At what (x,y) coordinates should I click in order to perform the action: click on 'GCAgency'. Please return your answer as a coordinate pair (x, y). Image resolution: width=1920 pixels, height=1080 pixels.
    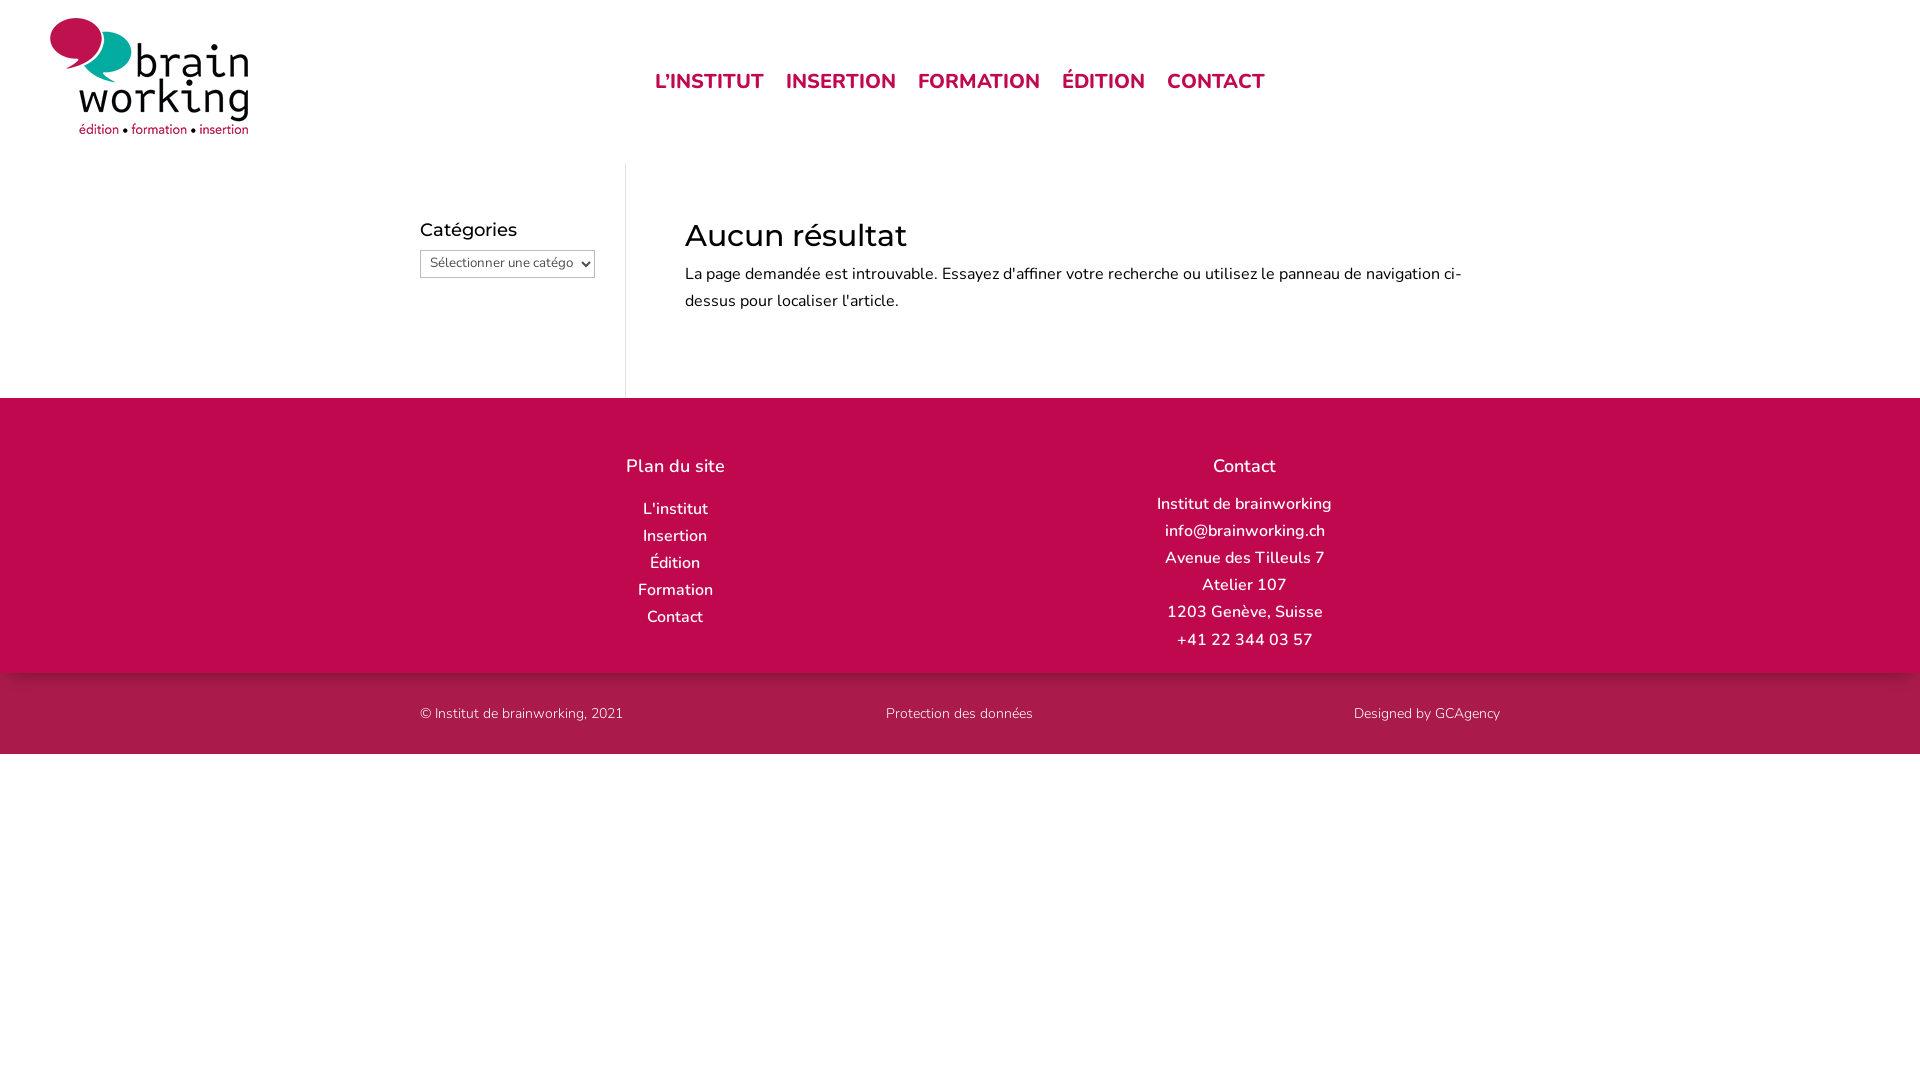
    Looking at the image, I should click on (1434, 712).